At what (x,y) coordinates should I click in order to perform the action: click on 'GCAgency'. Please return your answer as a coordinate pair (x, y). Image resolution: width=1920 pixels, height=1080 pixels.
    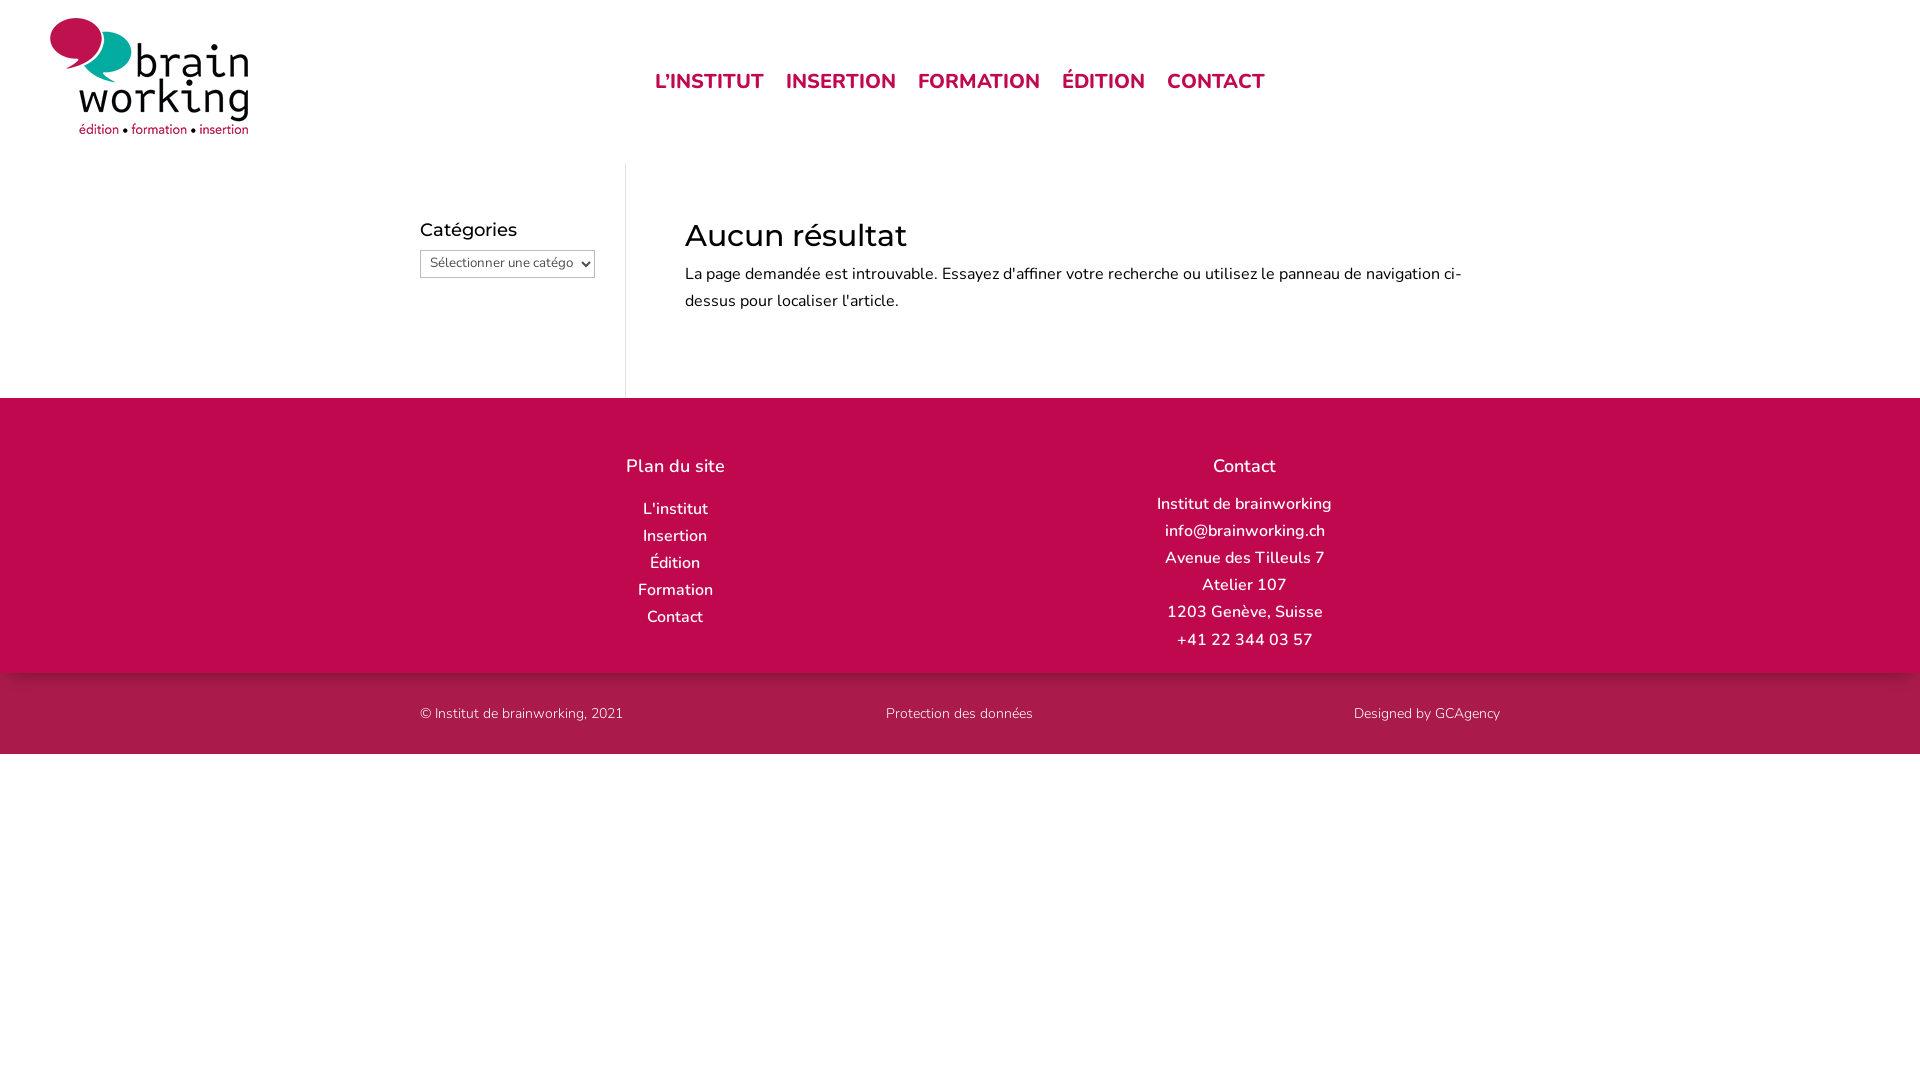
    Looking at the image, I should click on (1434, 712).